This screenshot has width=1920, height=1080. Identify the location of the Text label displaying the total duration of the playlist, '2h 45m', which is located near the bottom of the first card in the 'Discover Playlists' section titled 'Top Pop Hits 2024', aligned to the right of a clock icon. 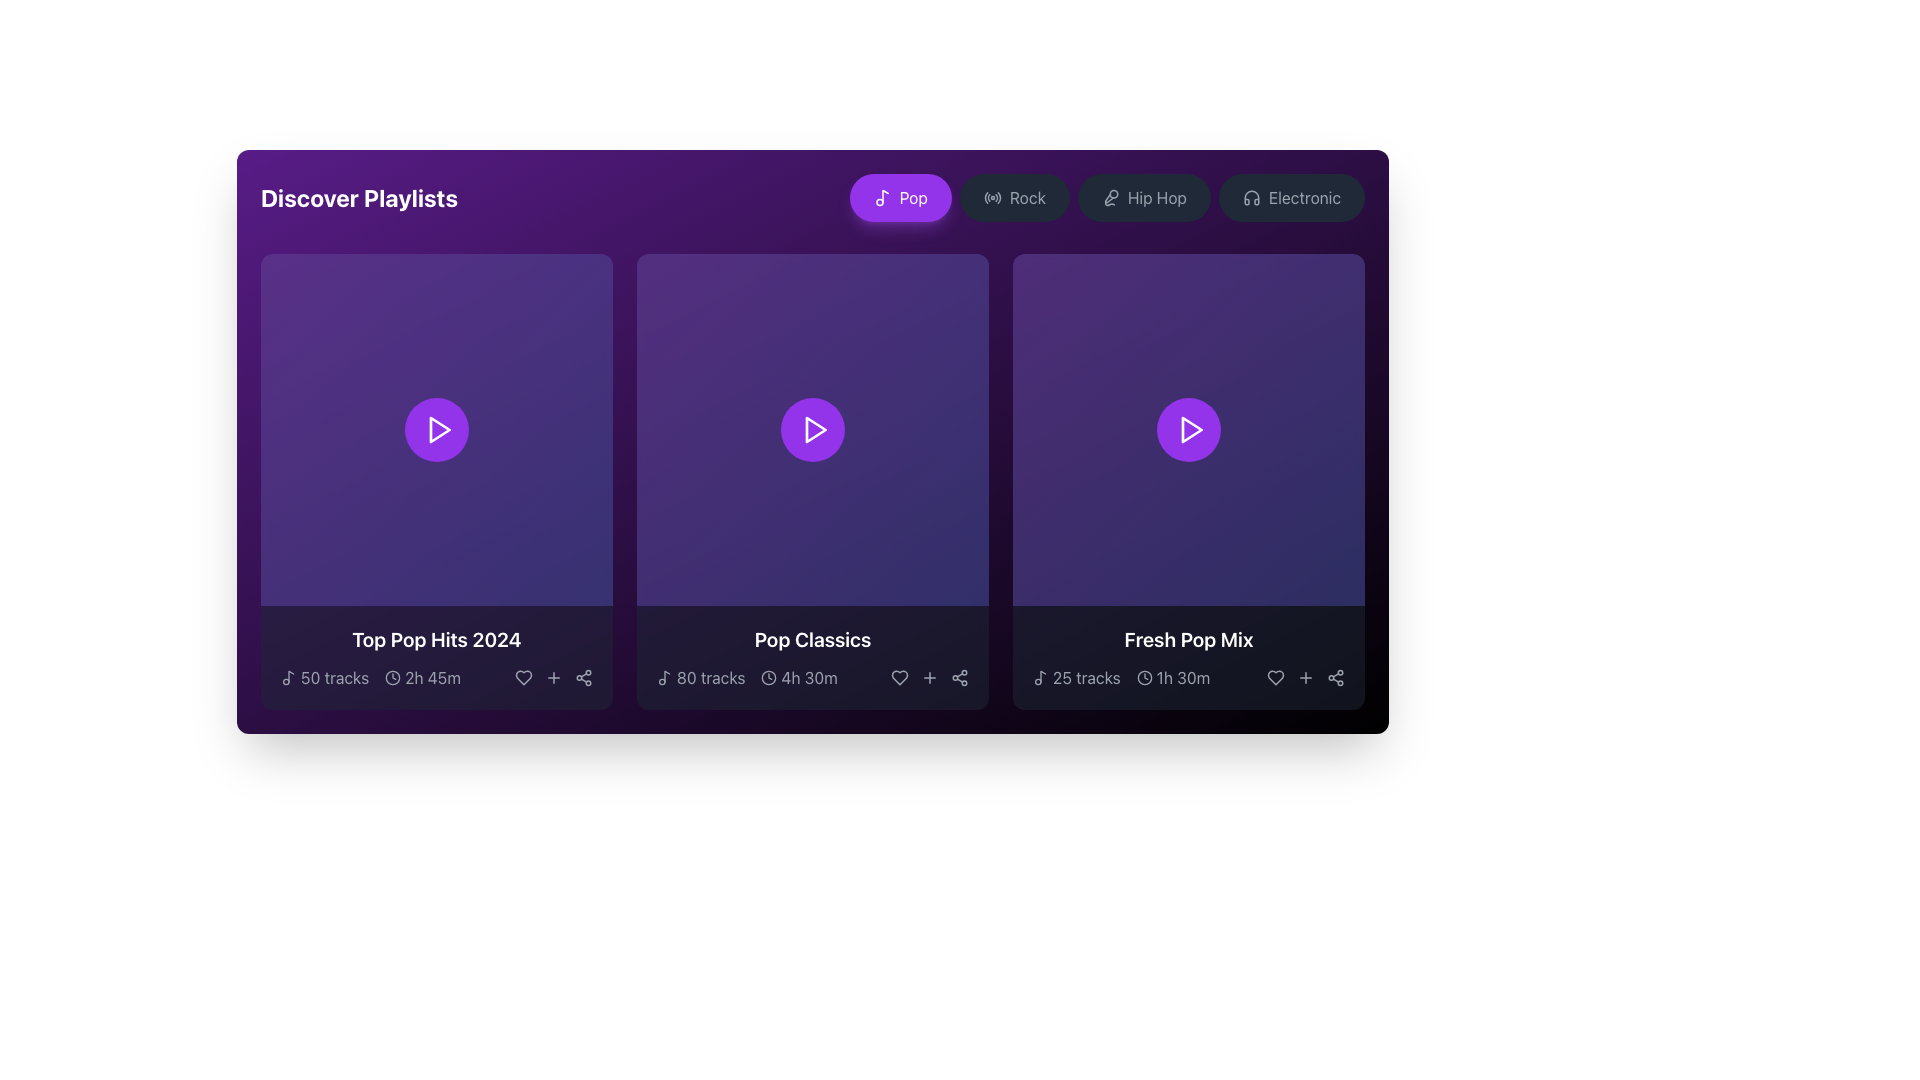
(431, 677).